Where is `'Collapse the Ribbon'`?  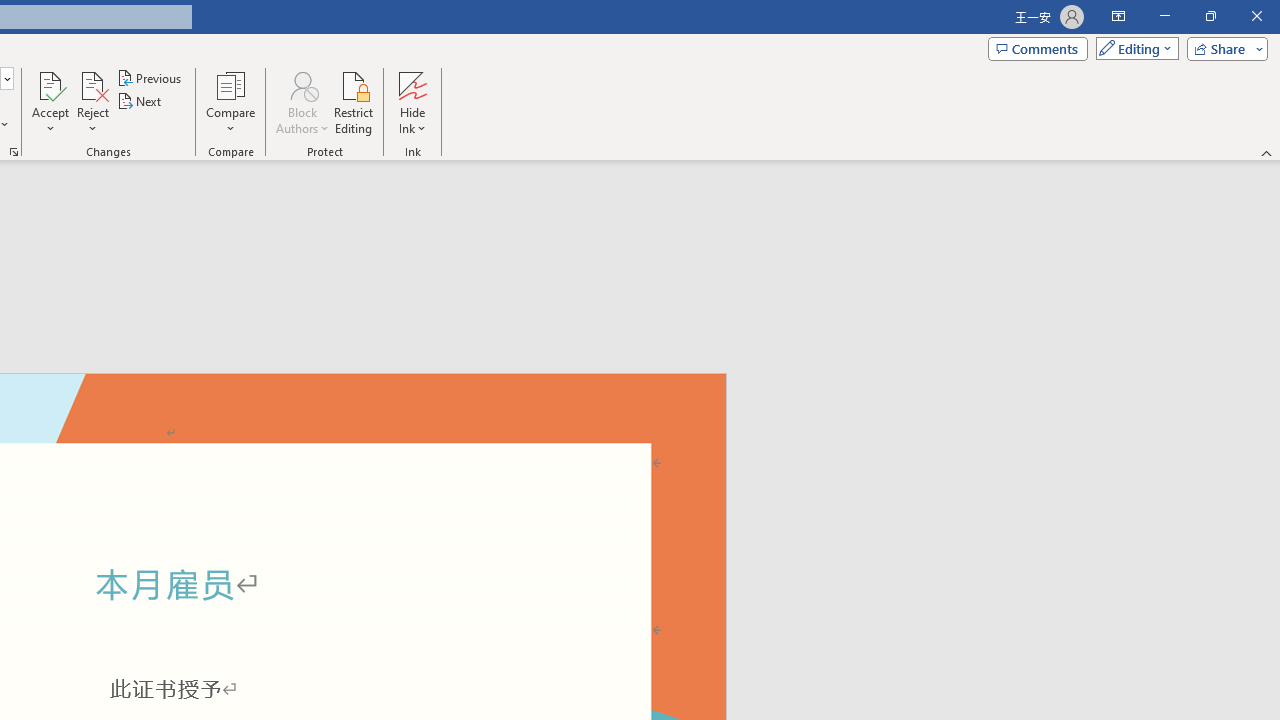
'Collapse the Ribbon' is located at coordinates (1266, 152).